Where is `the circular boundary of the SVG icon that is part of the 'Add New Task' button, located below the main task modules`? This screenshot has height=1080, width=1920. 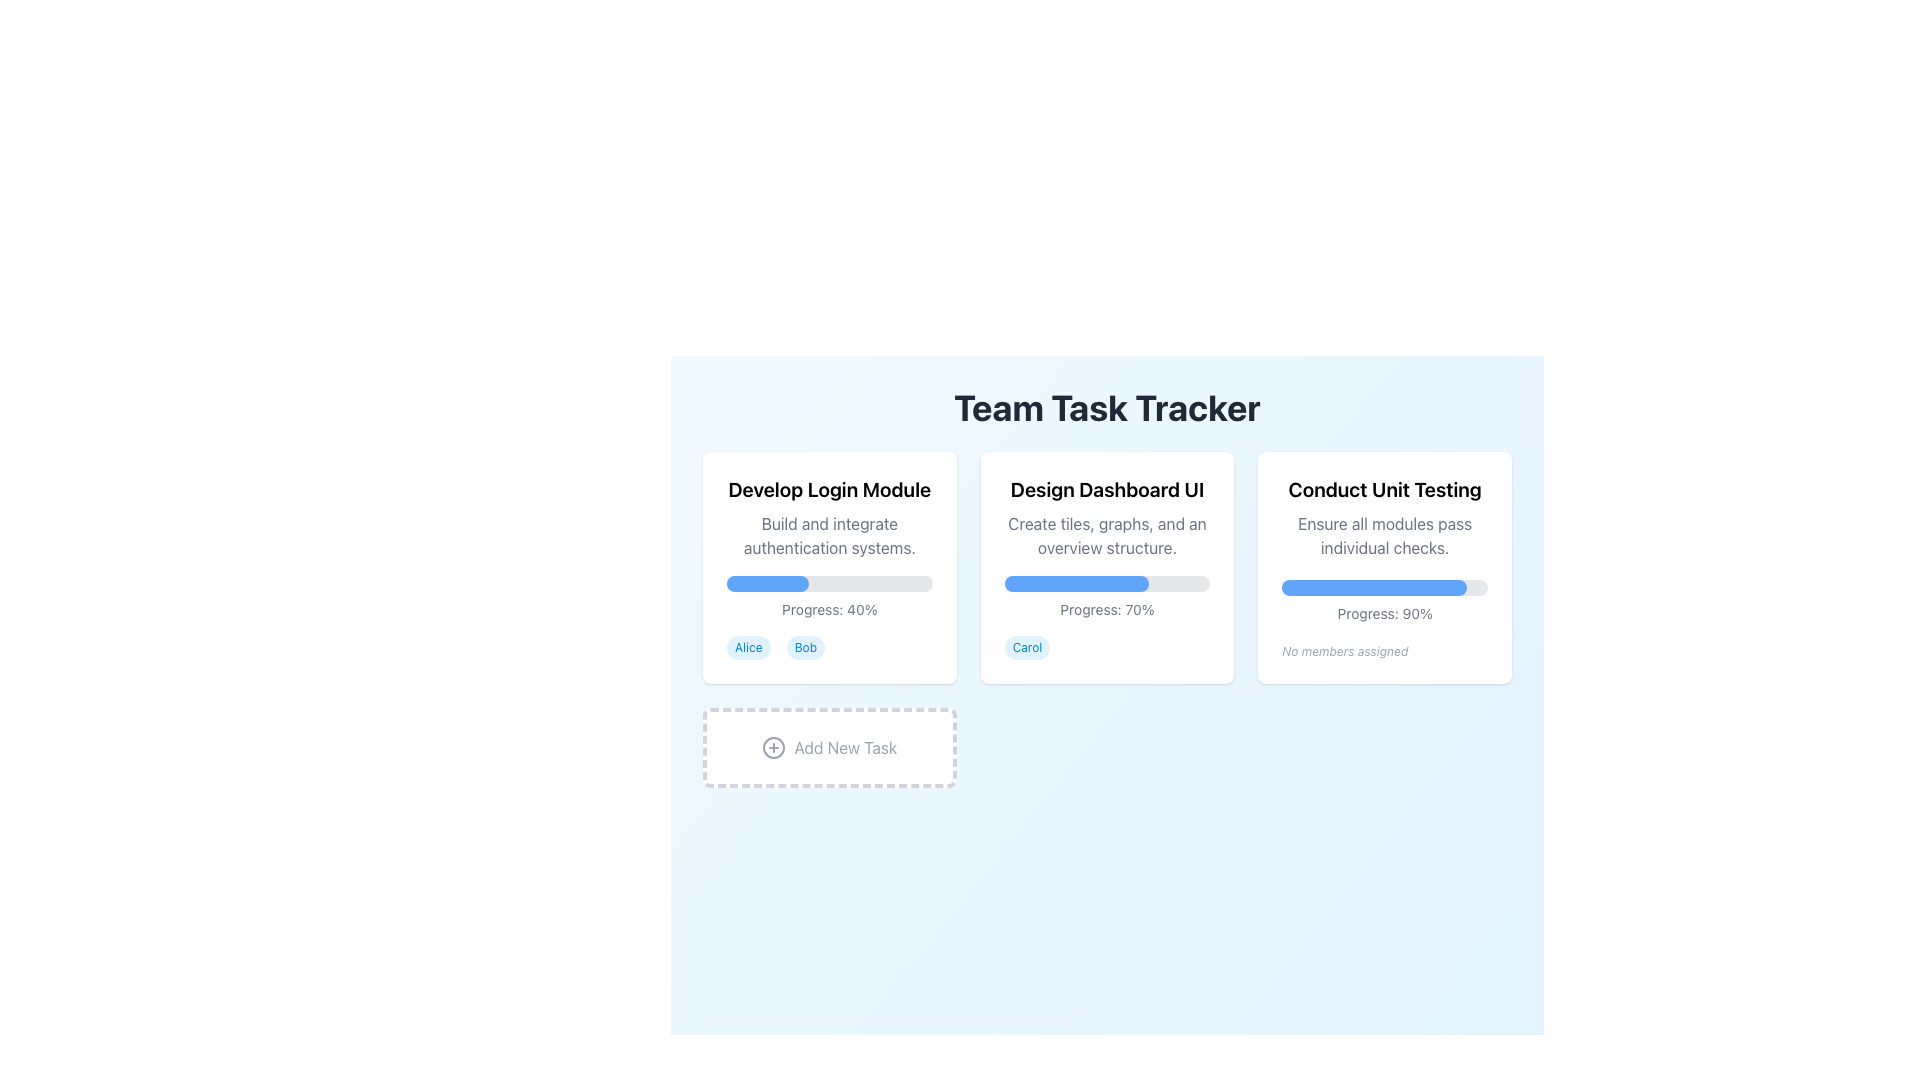 the circular boundary of the SVG icon that is part of the 'Add New Task' button, located below the main task modules is located at coordinates (773, 748).